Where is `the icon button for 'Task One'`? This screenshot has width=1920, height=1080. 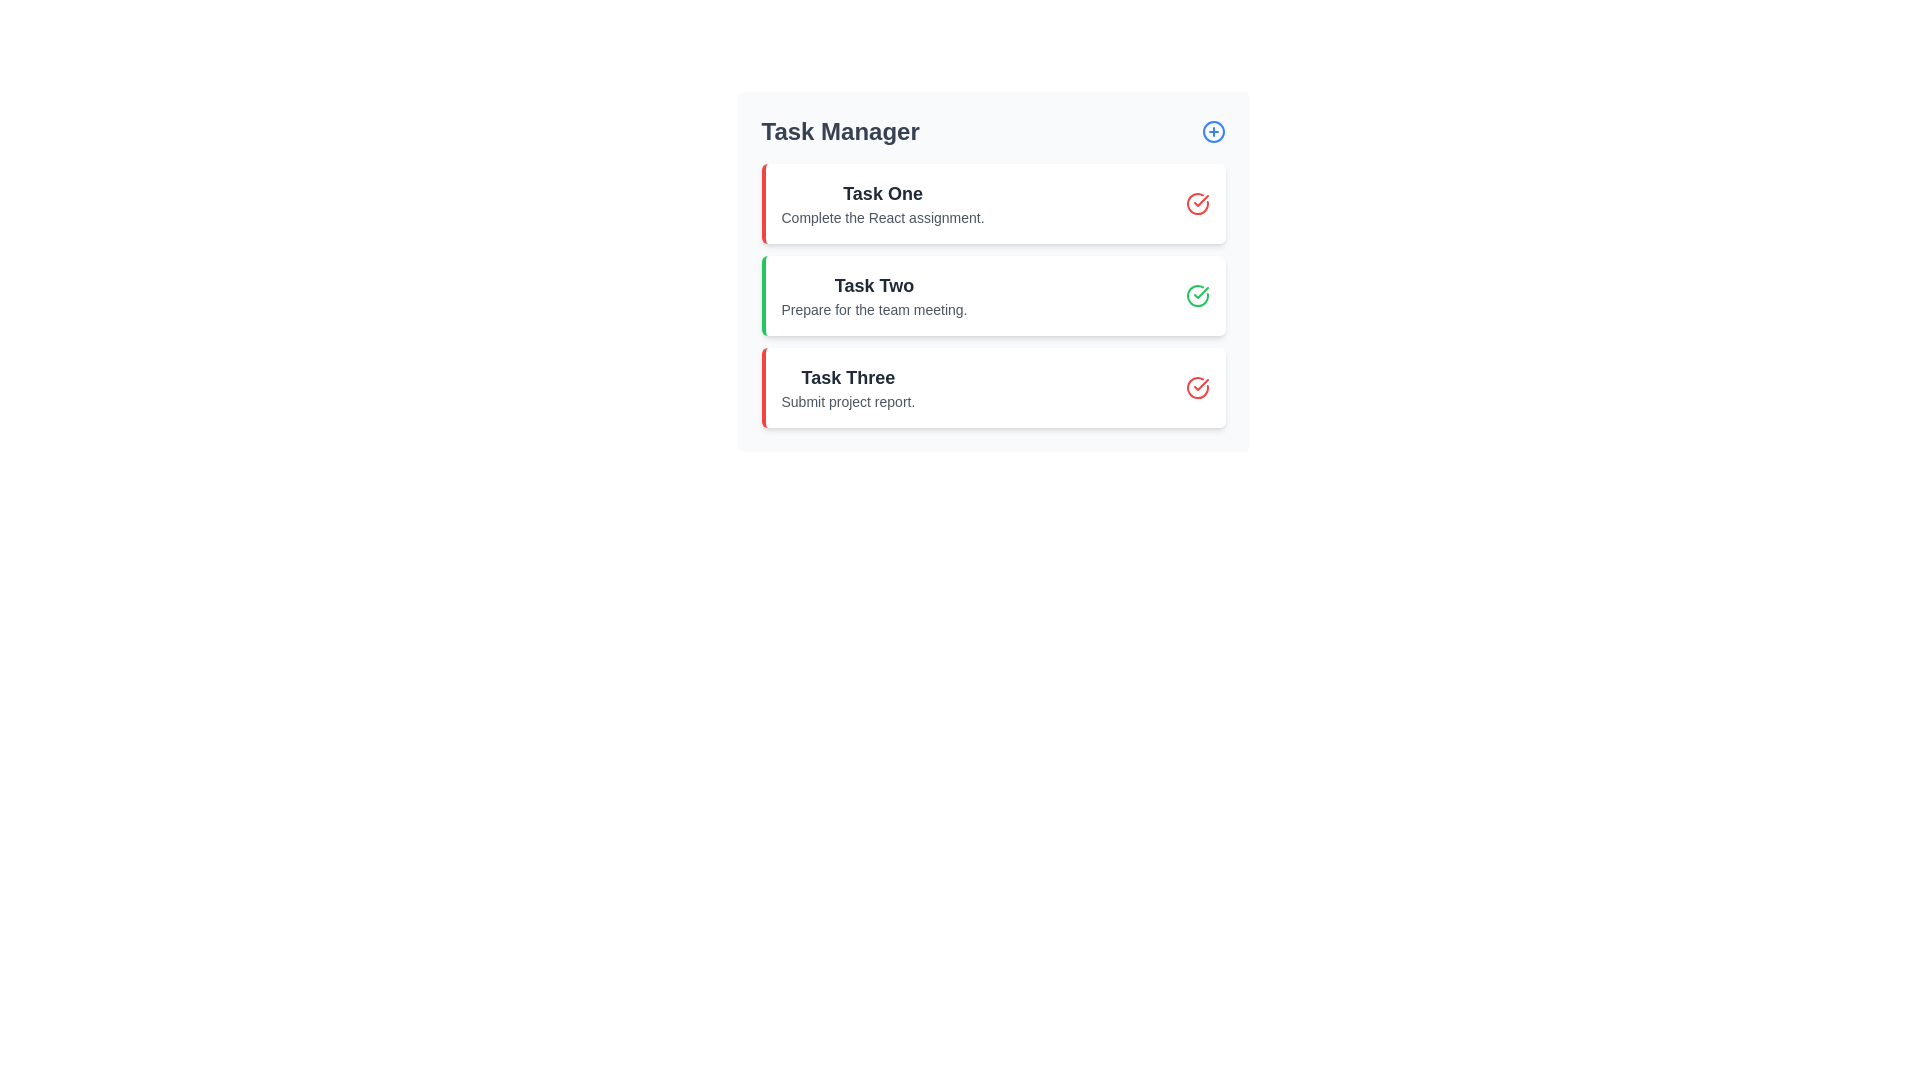 the icon button for 'Task One' is located at coordinates (1197, 204).